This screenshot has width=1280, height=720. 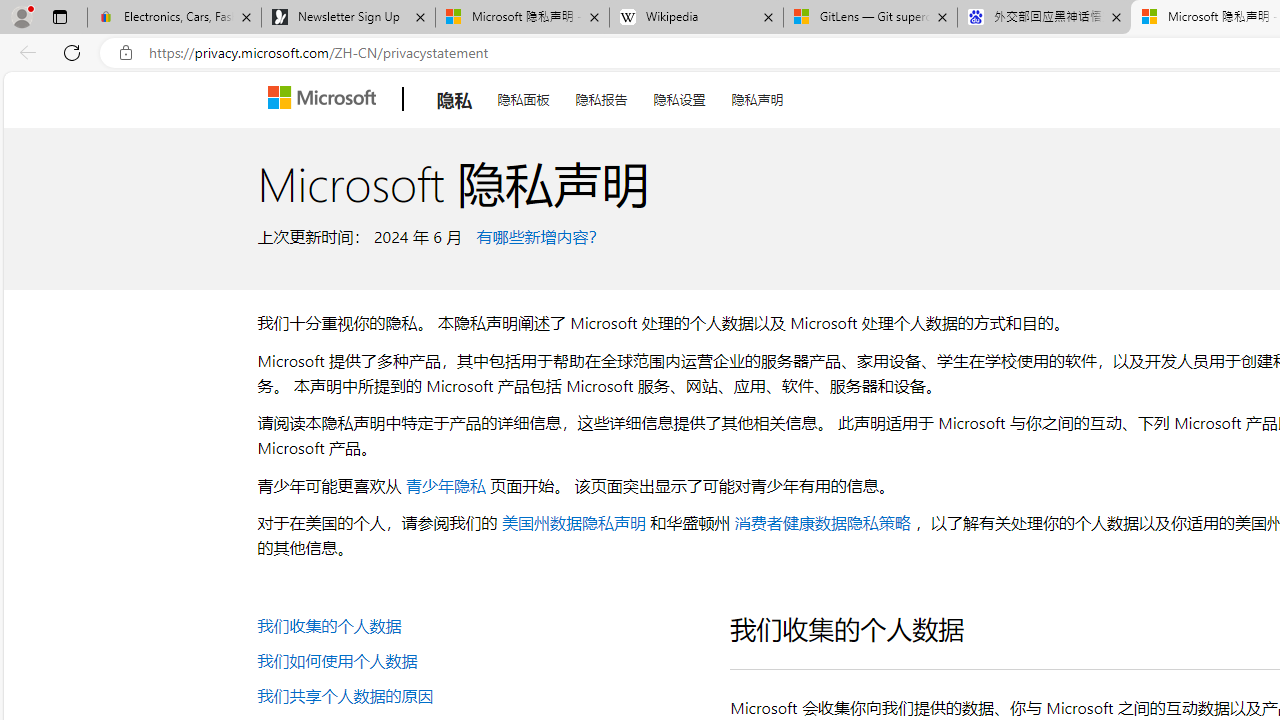 I want to click on 'Newsletter Sign Up', so click(x=348, y=17).